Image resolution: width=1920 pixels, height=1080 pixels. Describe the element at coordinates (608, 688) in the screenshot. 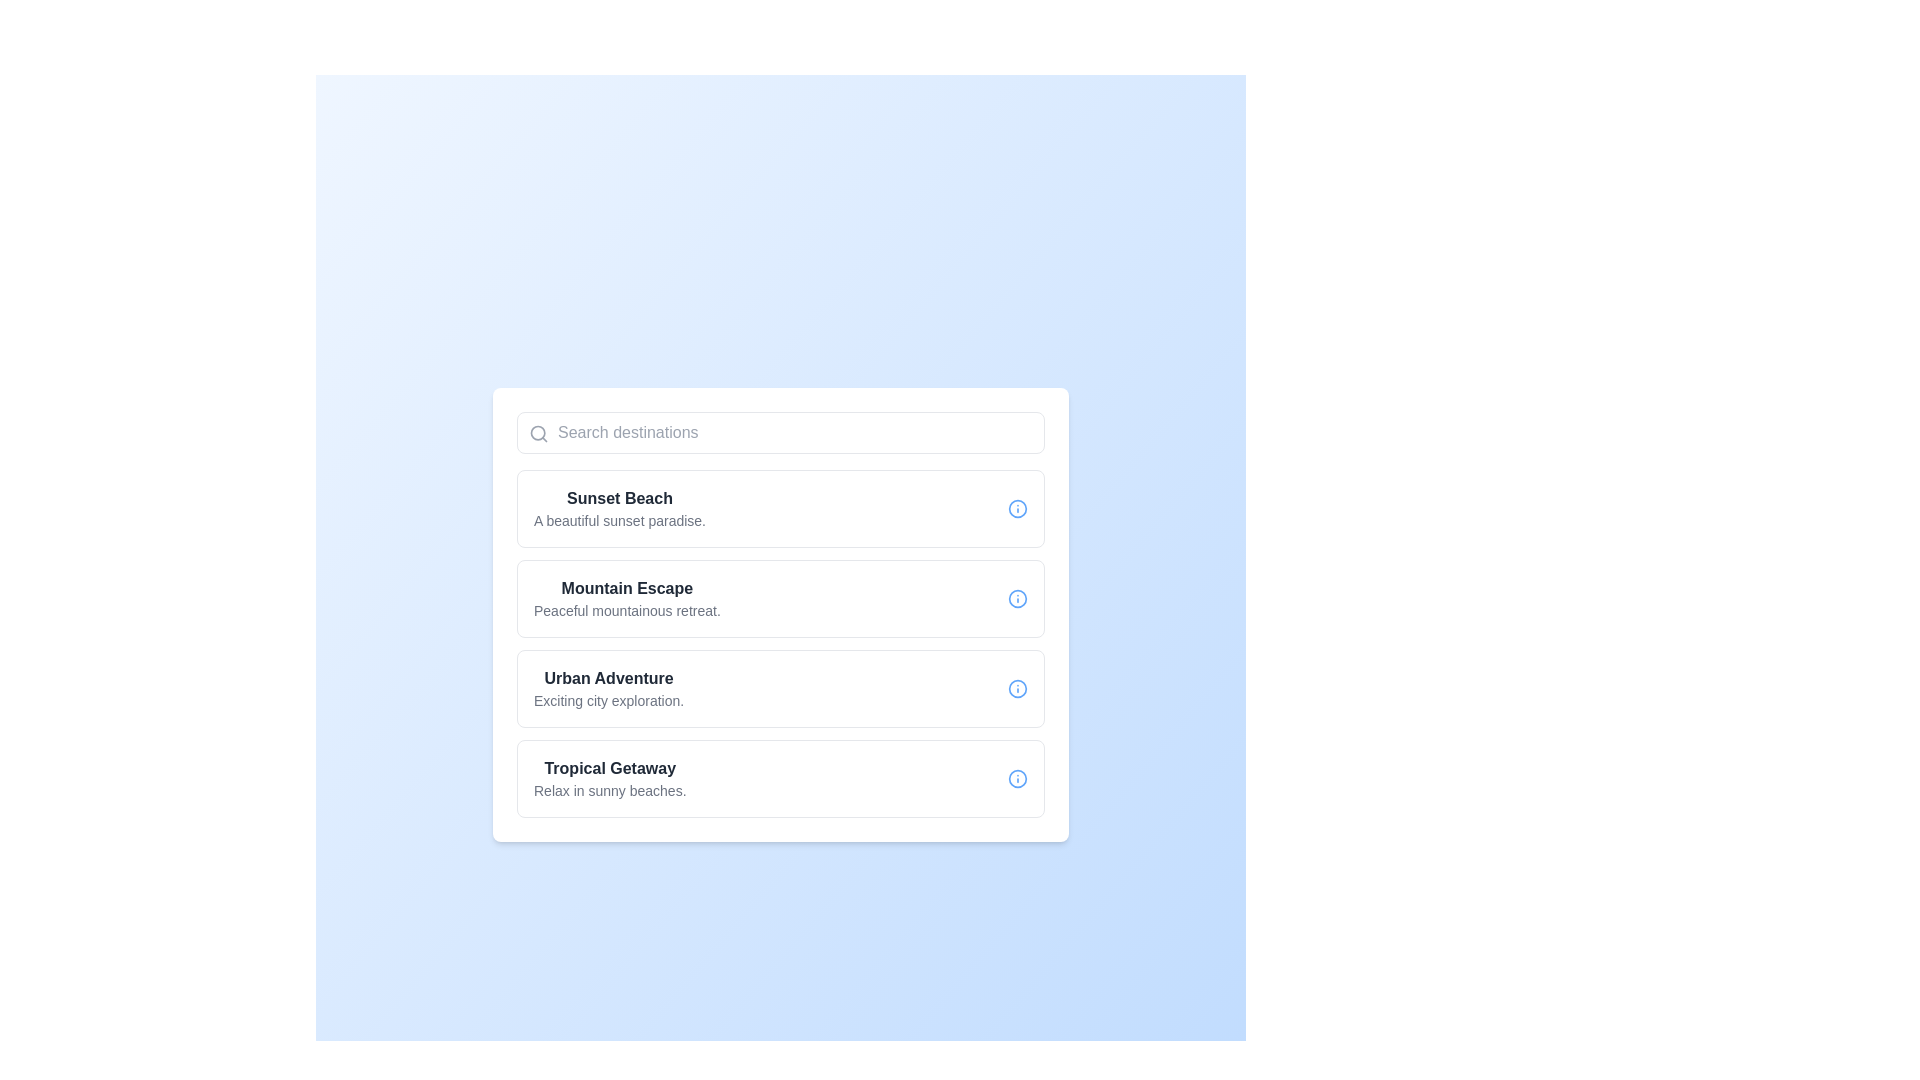

I see `the text element titled 'Urban Adventure' with the description 'Exciting city exploration', which is the third option in a vertical list of selectable items` at that location.